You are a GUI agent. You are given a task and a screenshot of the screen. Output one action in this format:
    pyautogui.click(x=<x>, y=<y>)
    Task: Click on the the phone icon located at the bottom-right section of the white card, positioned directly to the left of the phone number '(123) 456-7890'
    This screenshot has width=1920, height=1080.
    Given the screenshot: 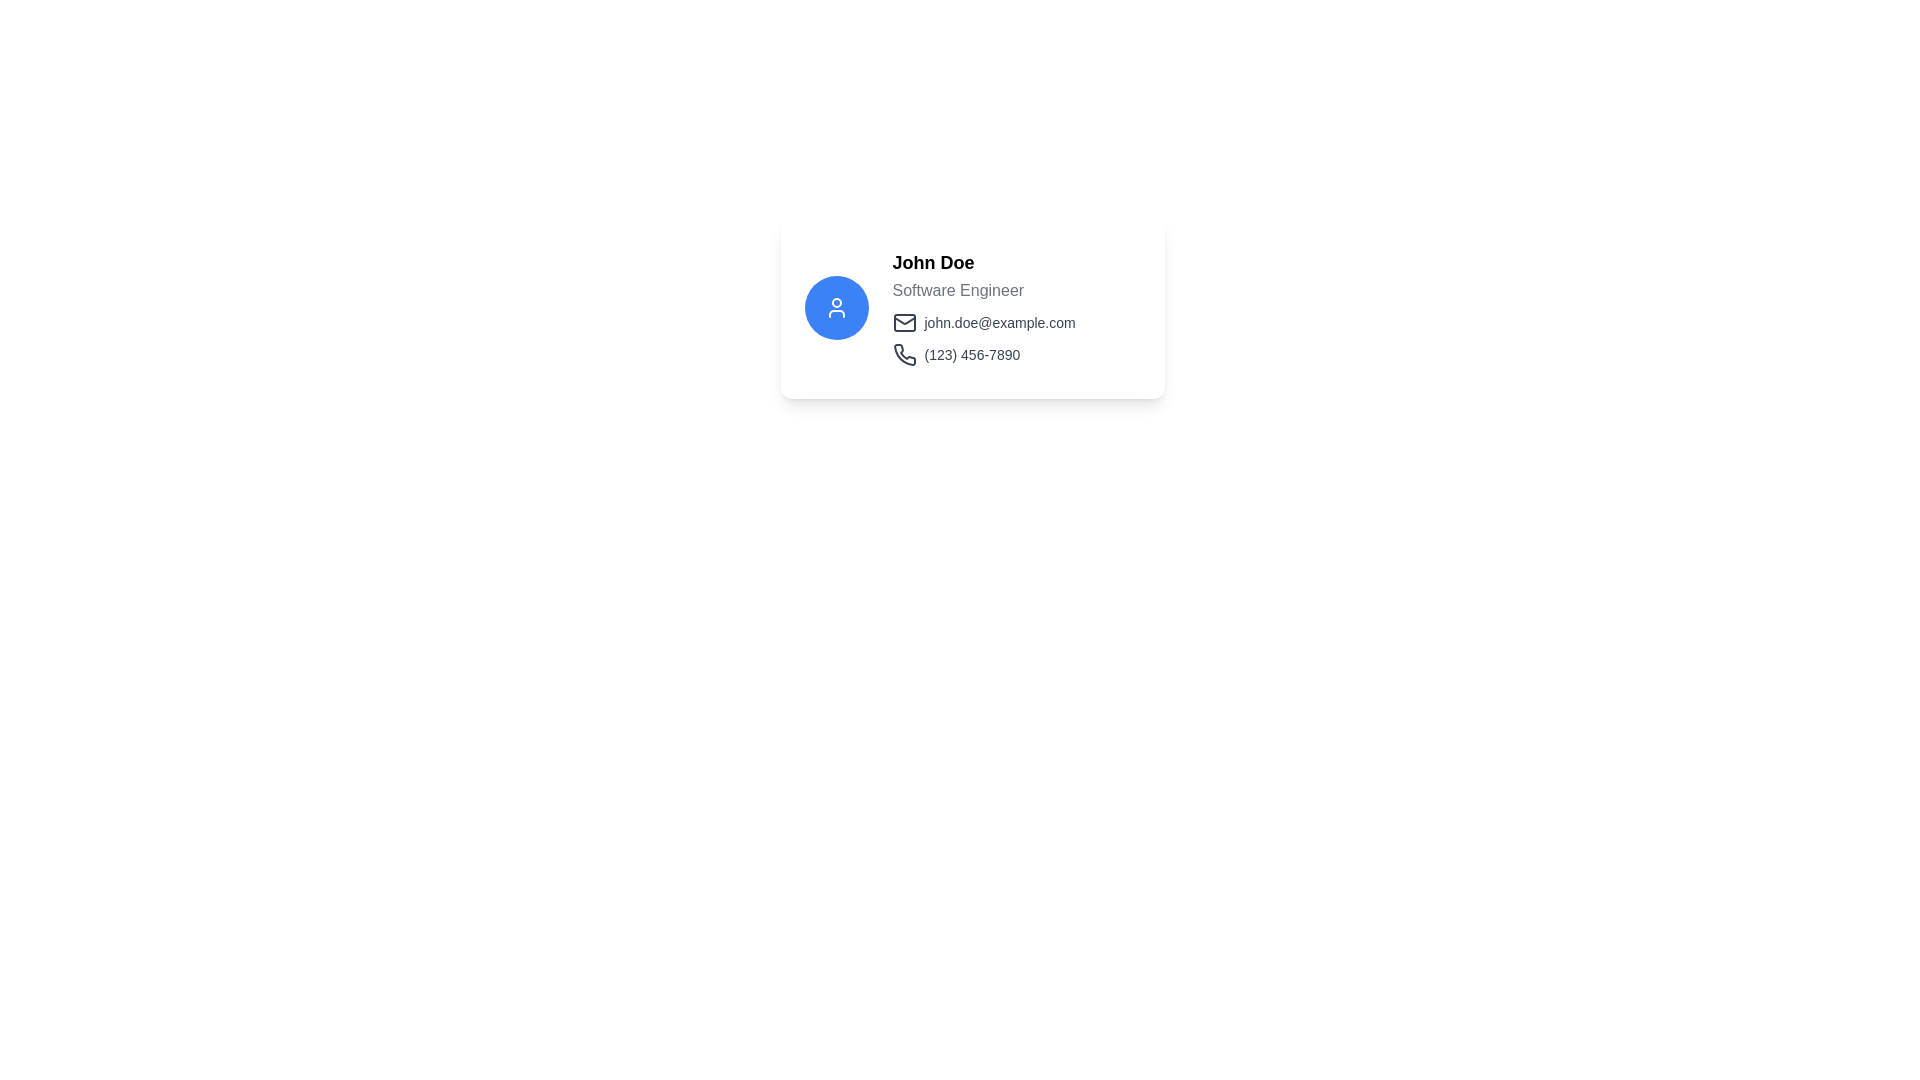 What is the action you would take?
    pyautogui.click(x=903, y=353)
    